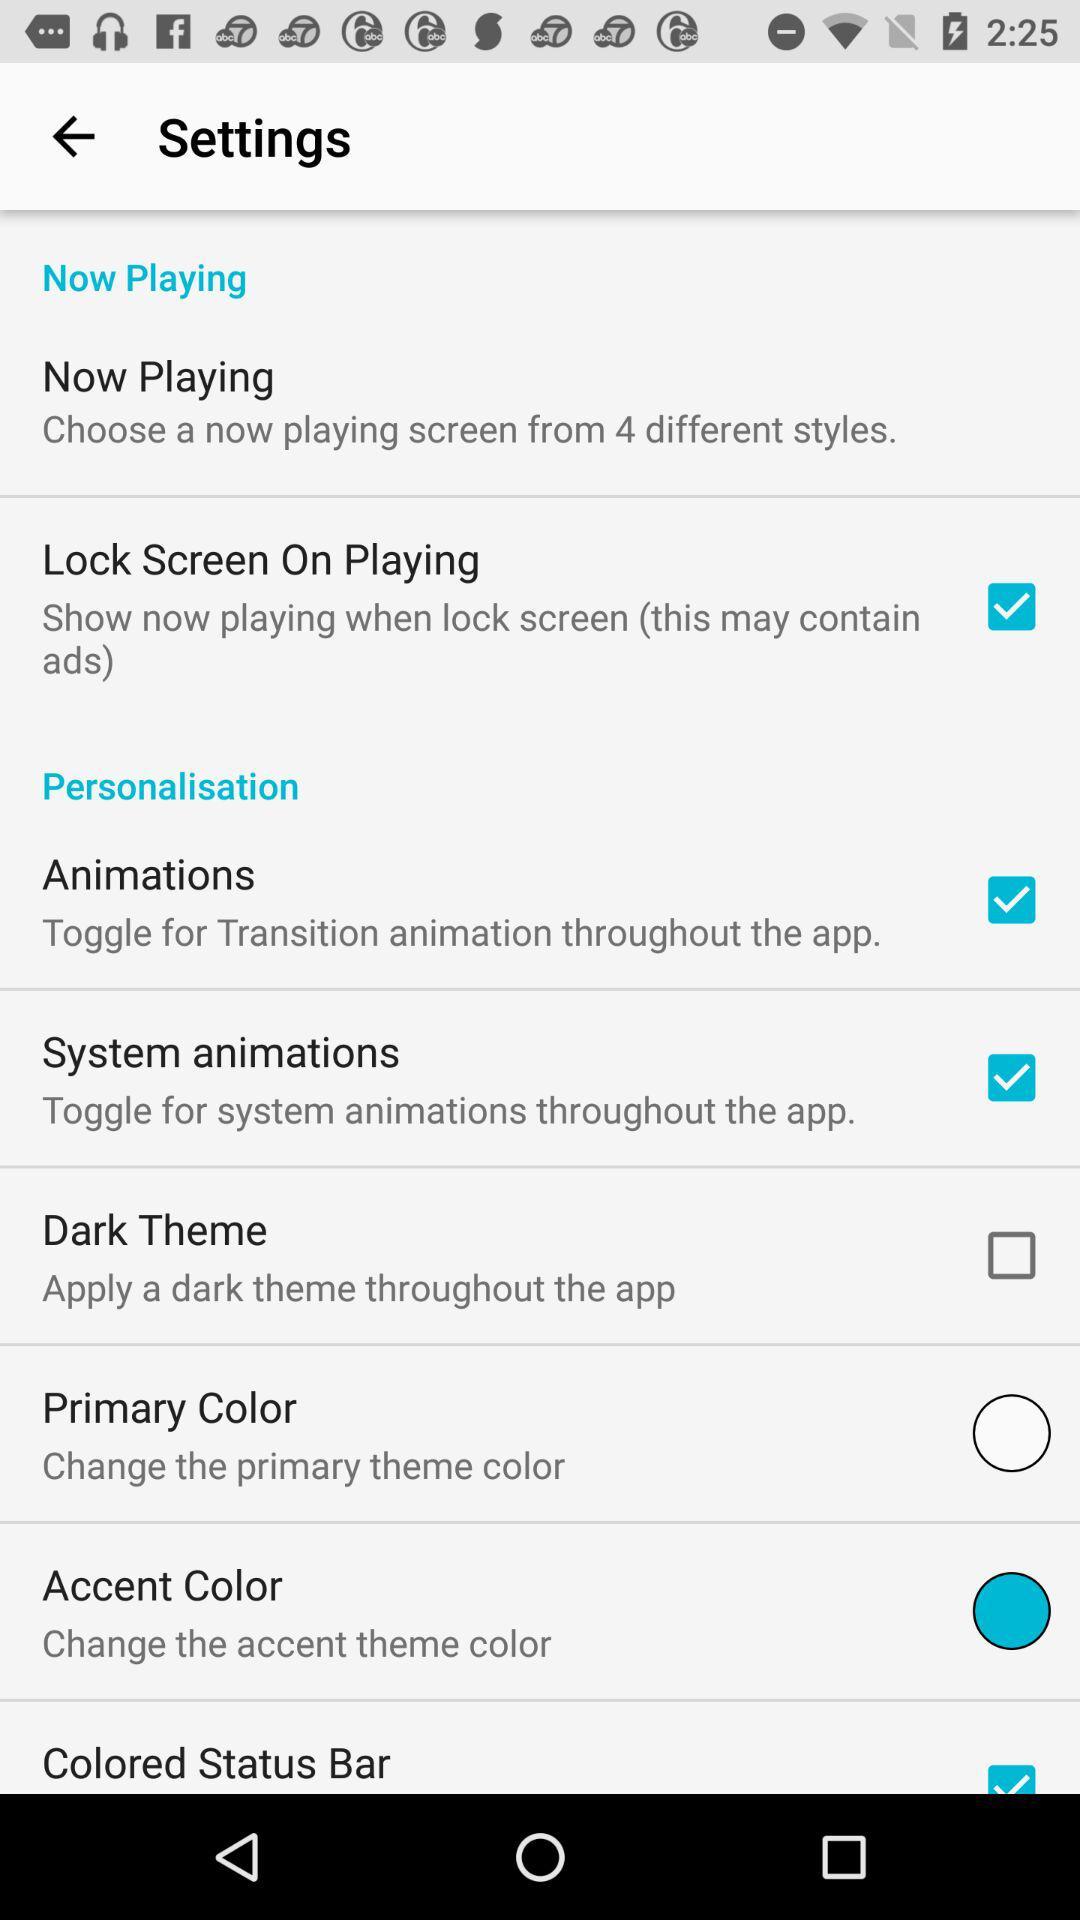  Describe the element at coordinates (357, 1286) in the screenshot. I see `apply a dark` at that location.